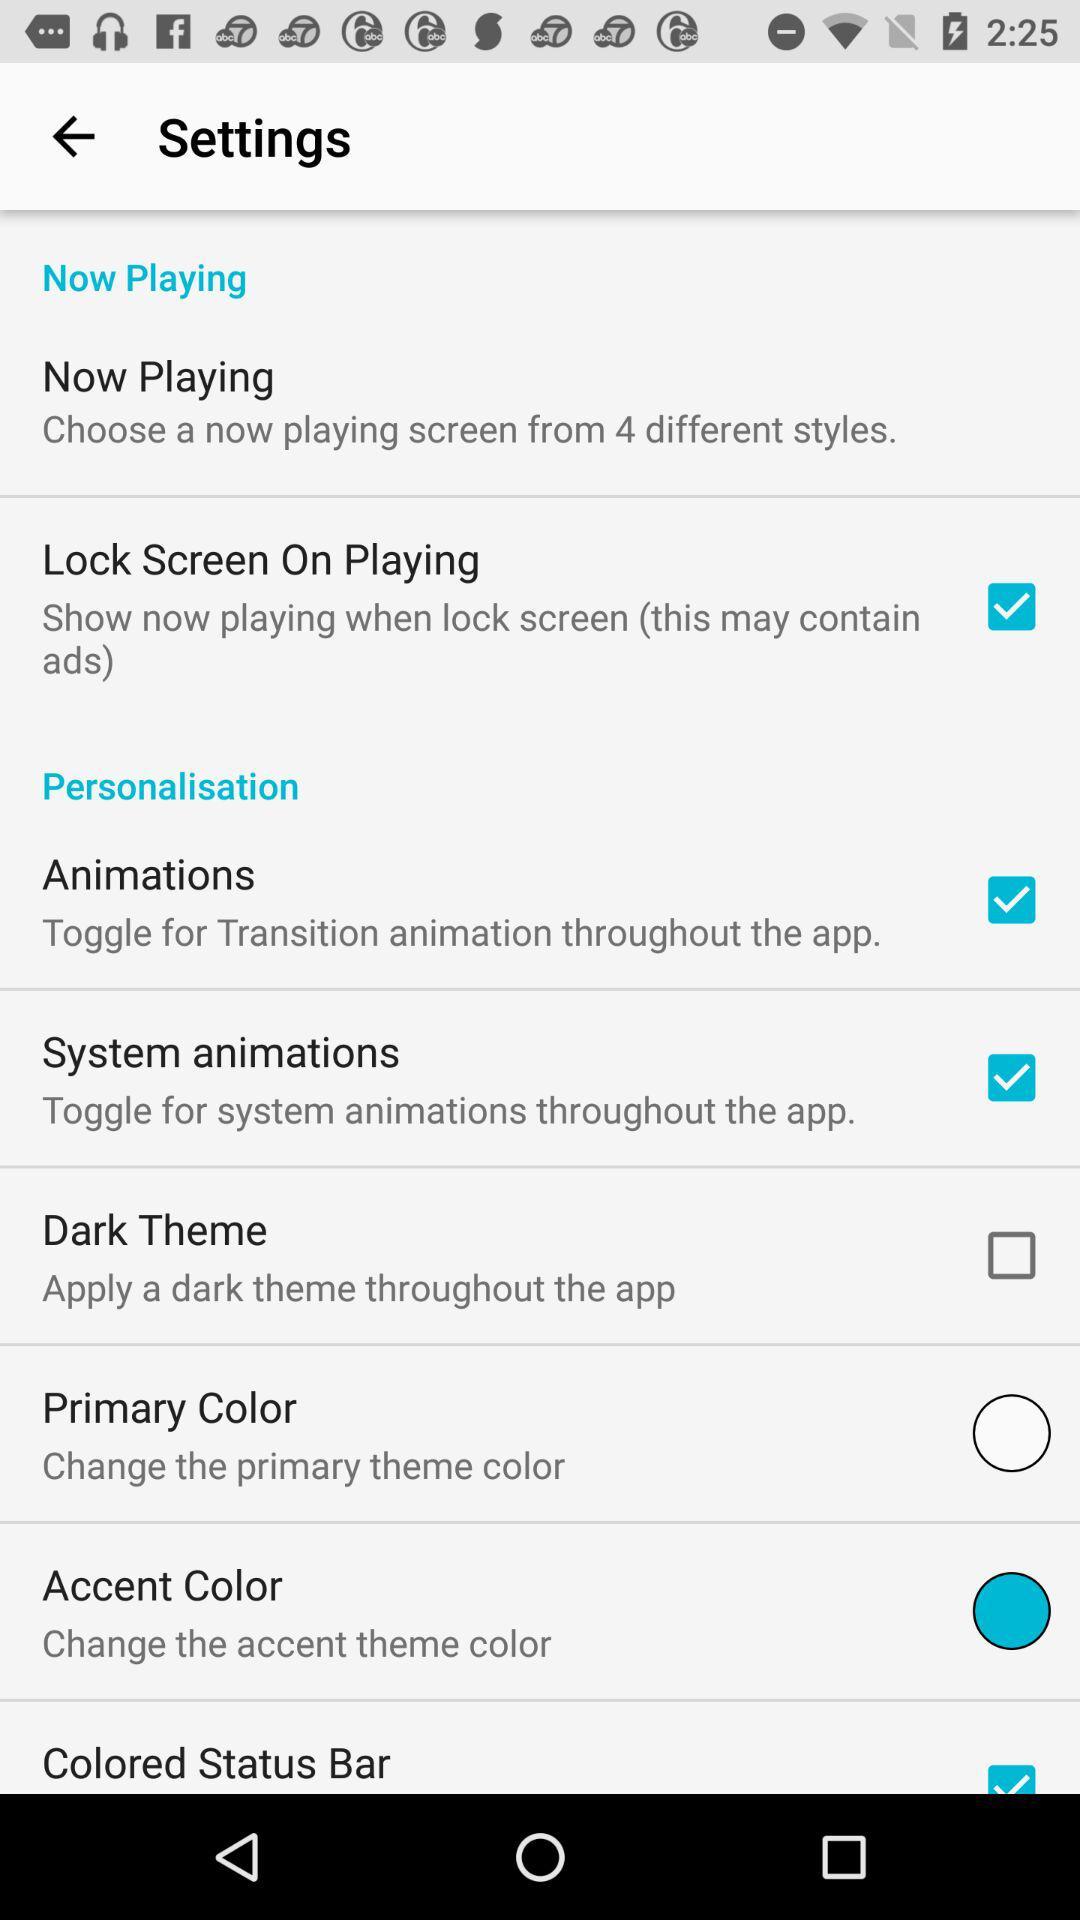  Describe the element at coordinates (357, 1286) in the screenshot. I see `apply a dark` at that location.